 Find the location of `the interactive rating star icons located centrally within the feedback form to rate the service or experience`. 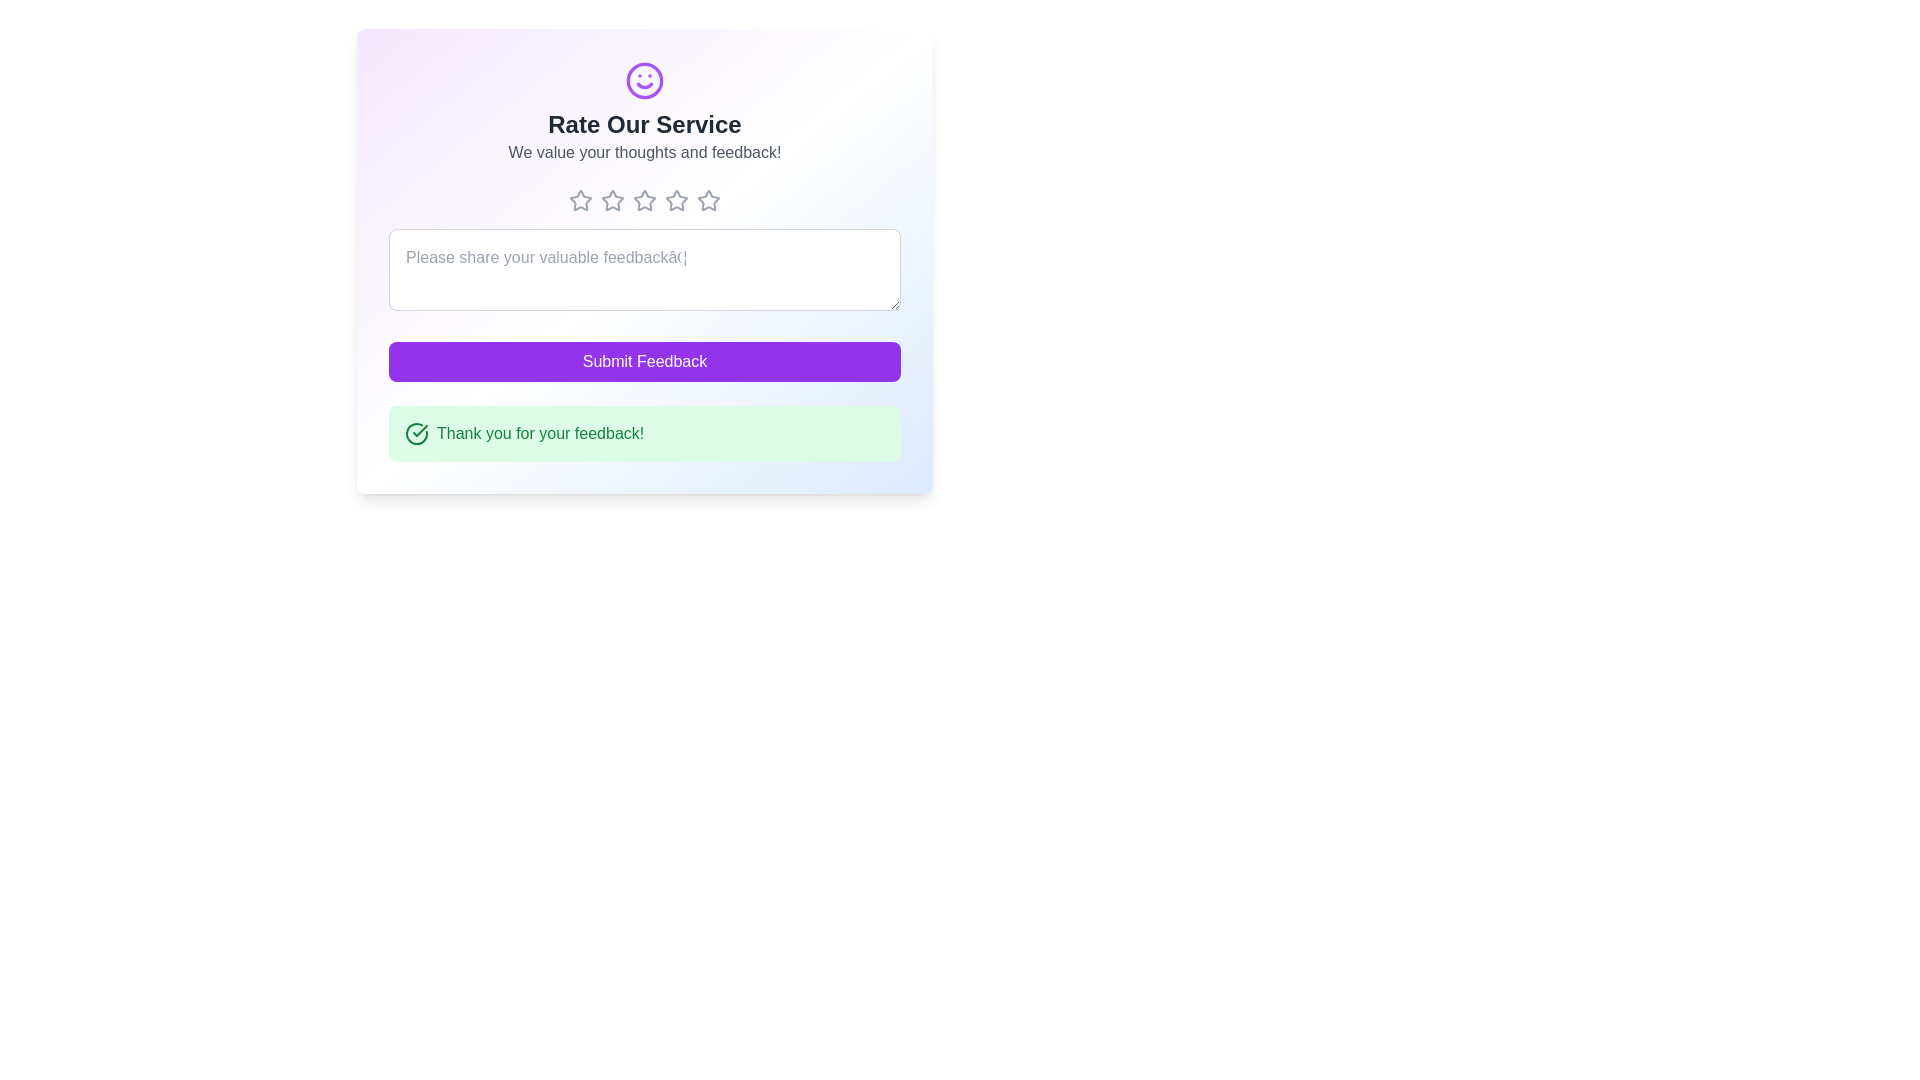

the interactive rating star icons located centrally within the feedback form to rate the service or experience is located at coordinates (644, 200).